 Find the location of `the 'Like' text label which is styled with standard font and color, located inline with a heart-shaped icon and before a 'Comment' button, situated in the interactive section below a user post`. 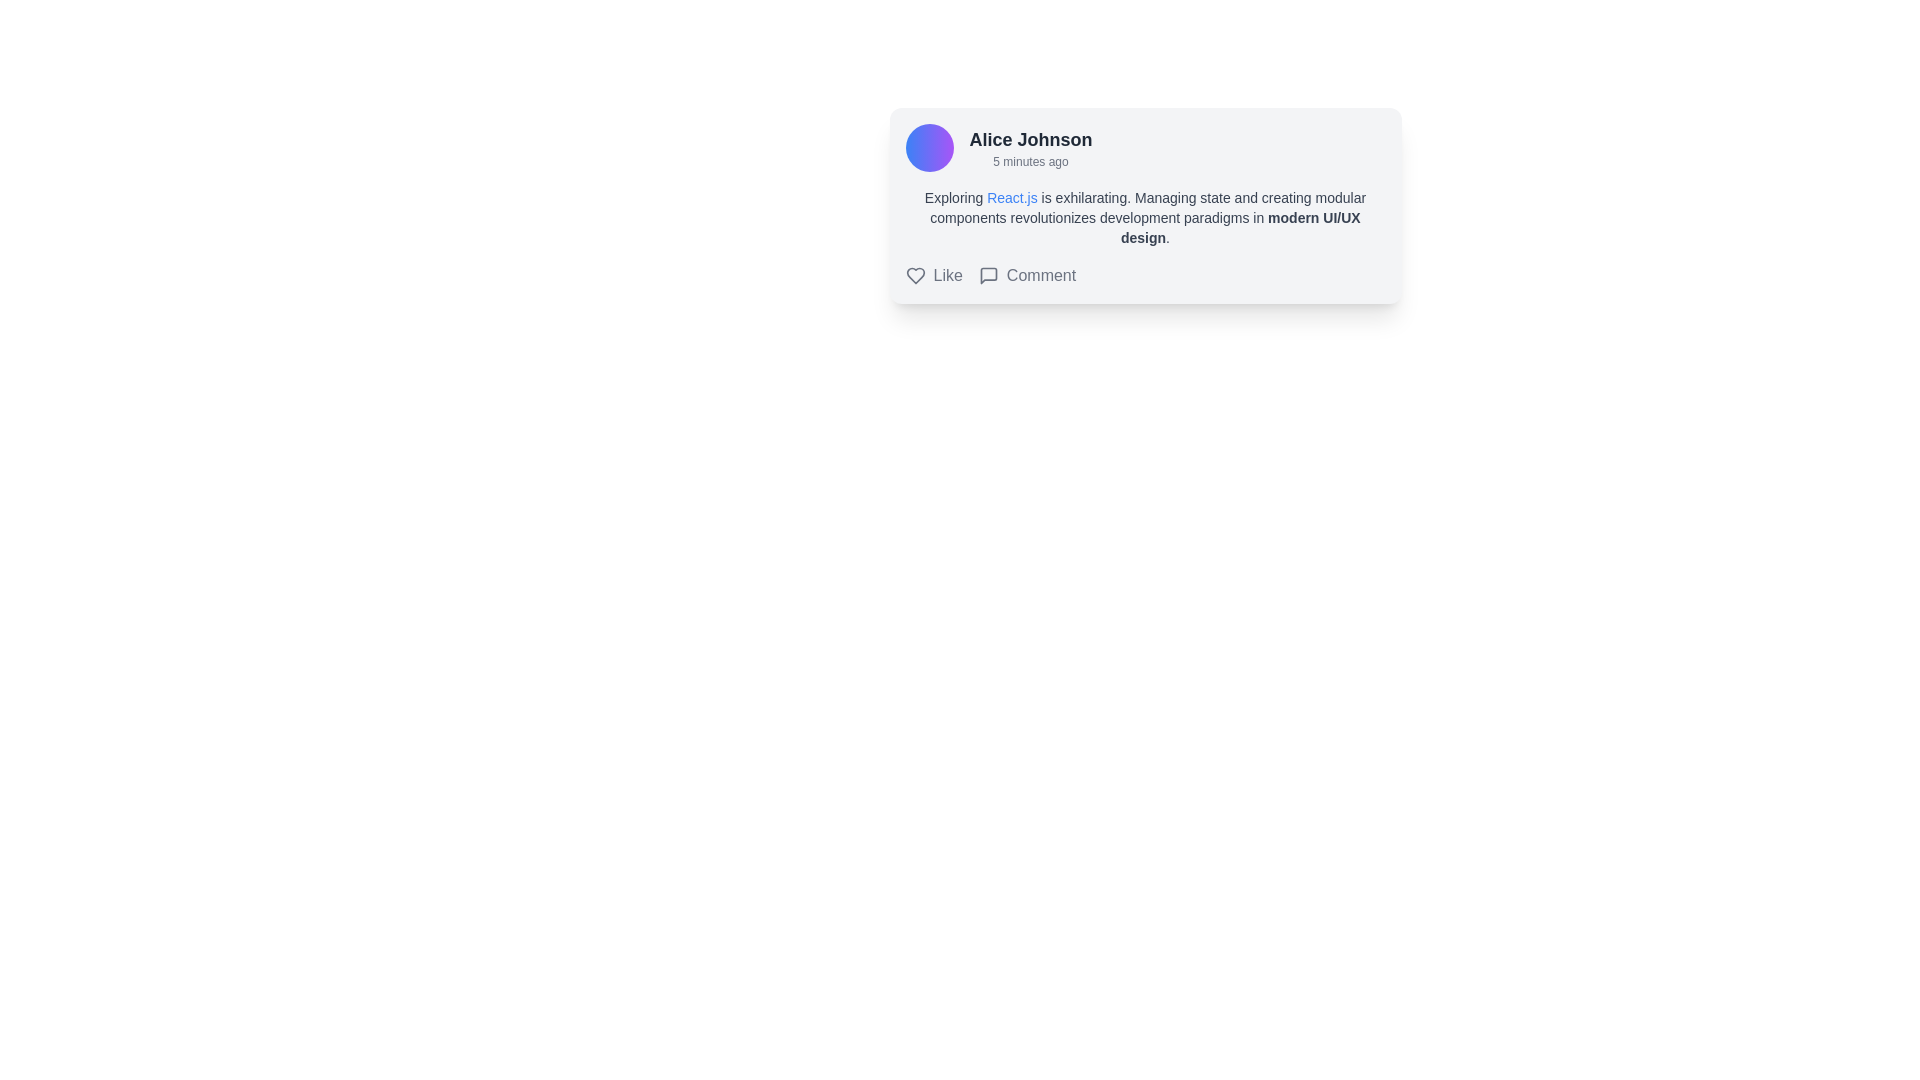

the 'Like' text label which is styled with standard font and color, located inline with a heart-shaped icon and before a 'Comment' button, situated in the interactive section below a user post is located at coordinates (947, 276).